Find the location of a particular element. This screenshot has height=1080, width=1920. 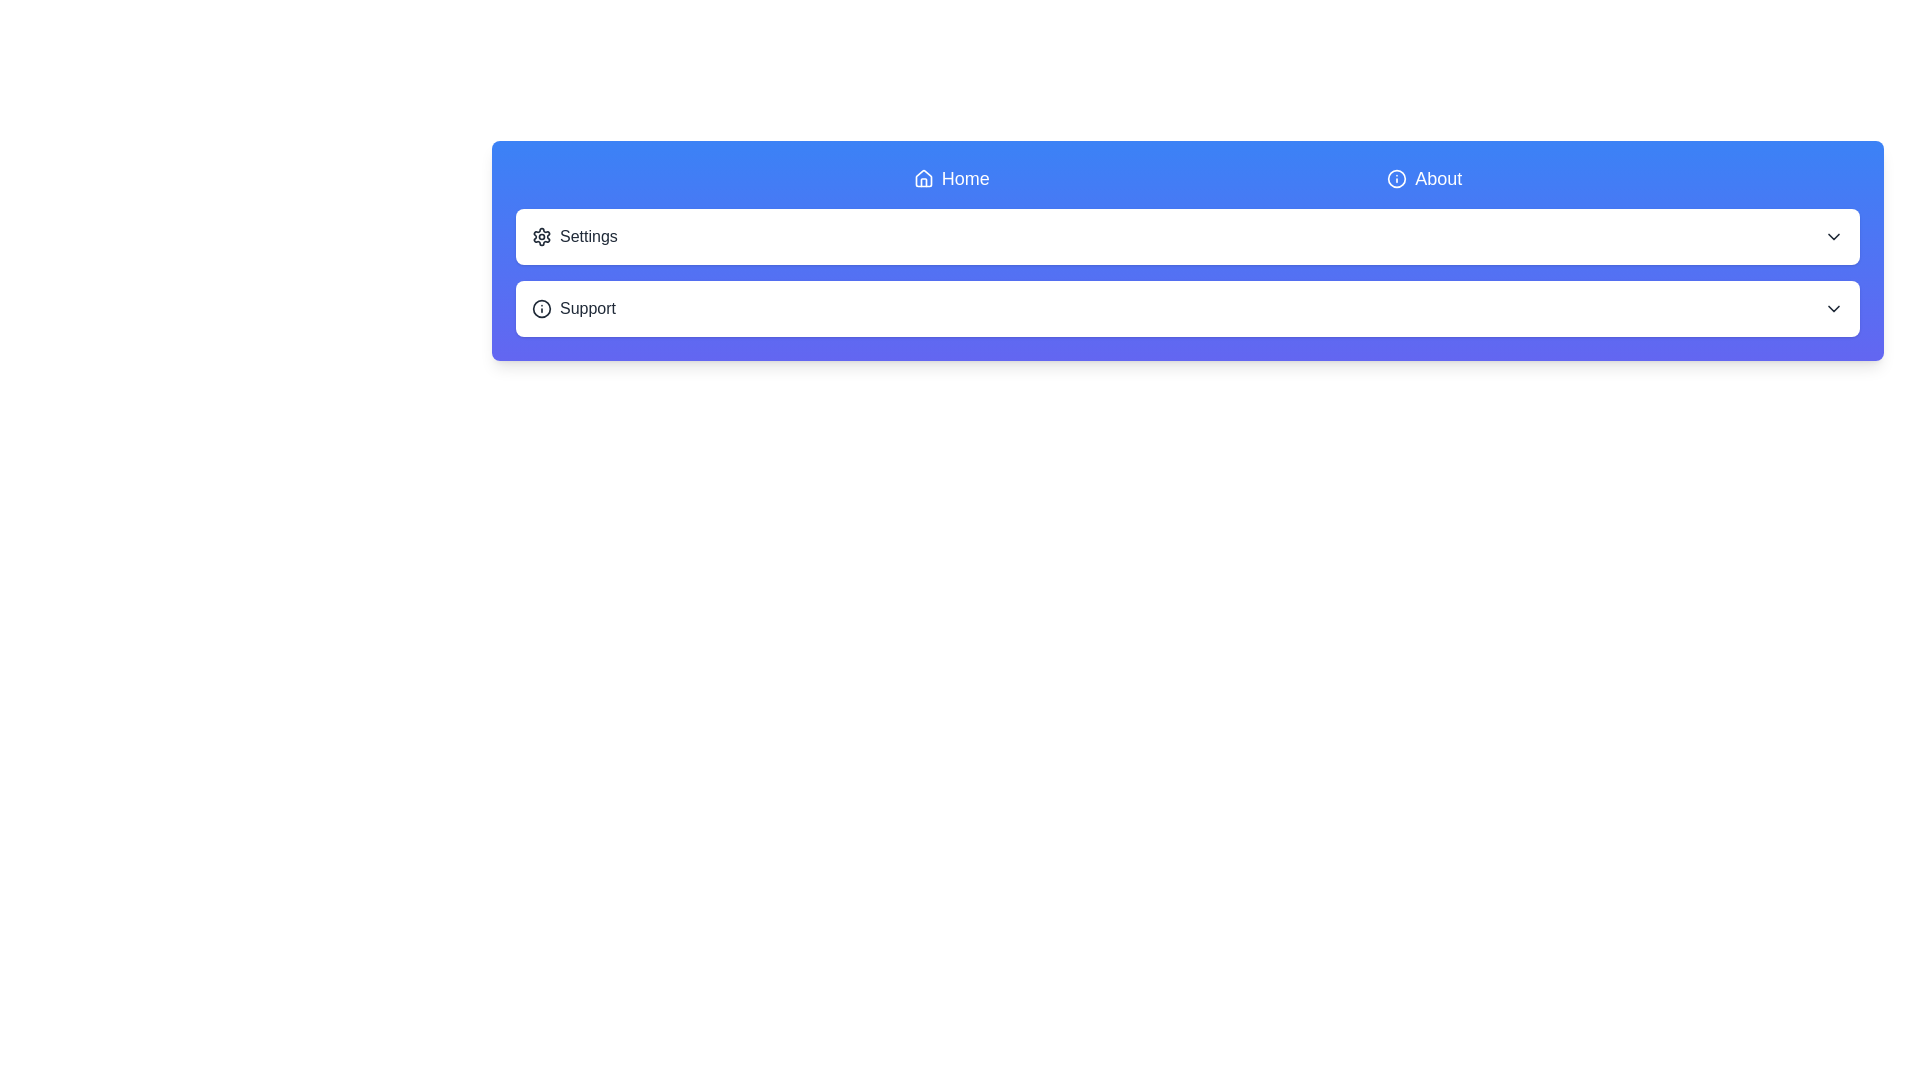

the cogwheel-shaped icon associated with the settings function is located at coordinates (542, 235).